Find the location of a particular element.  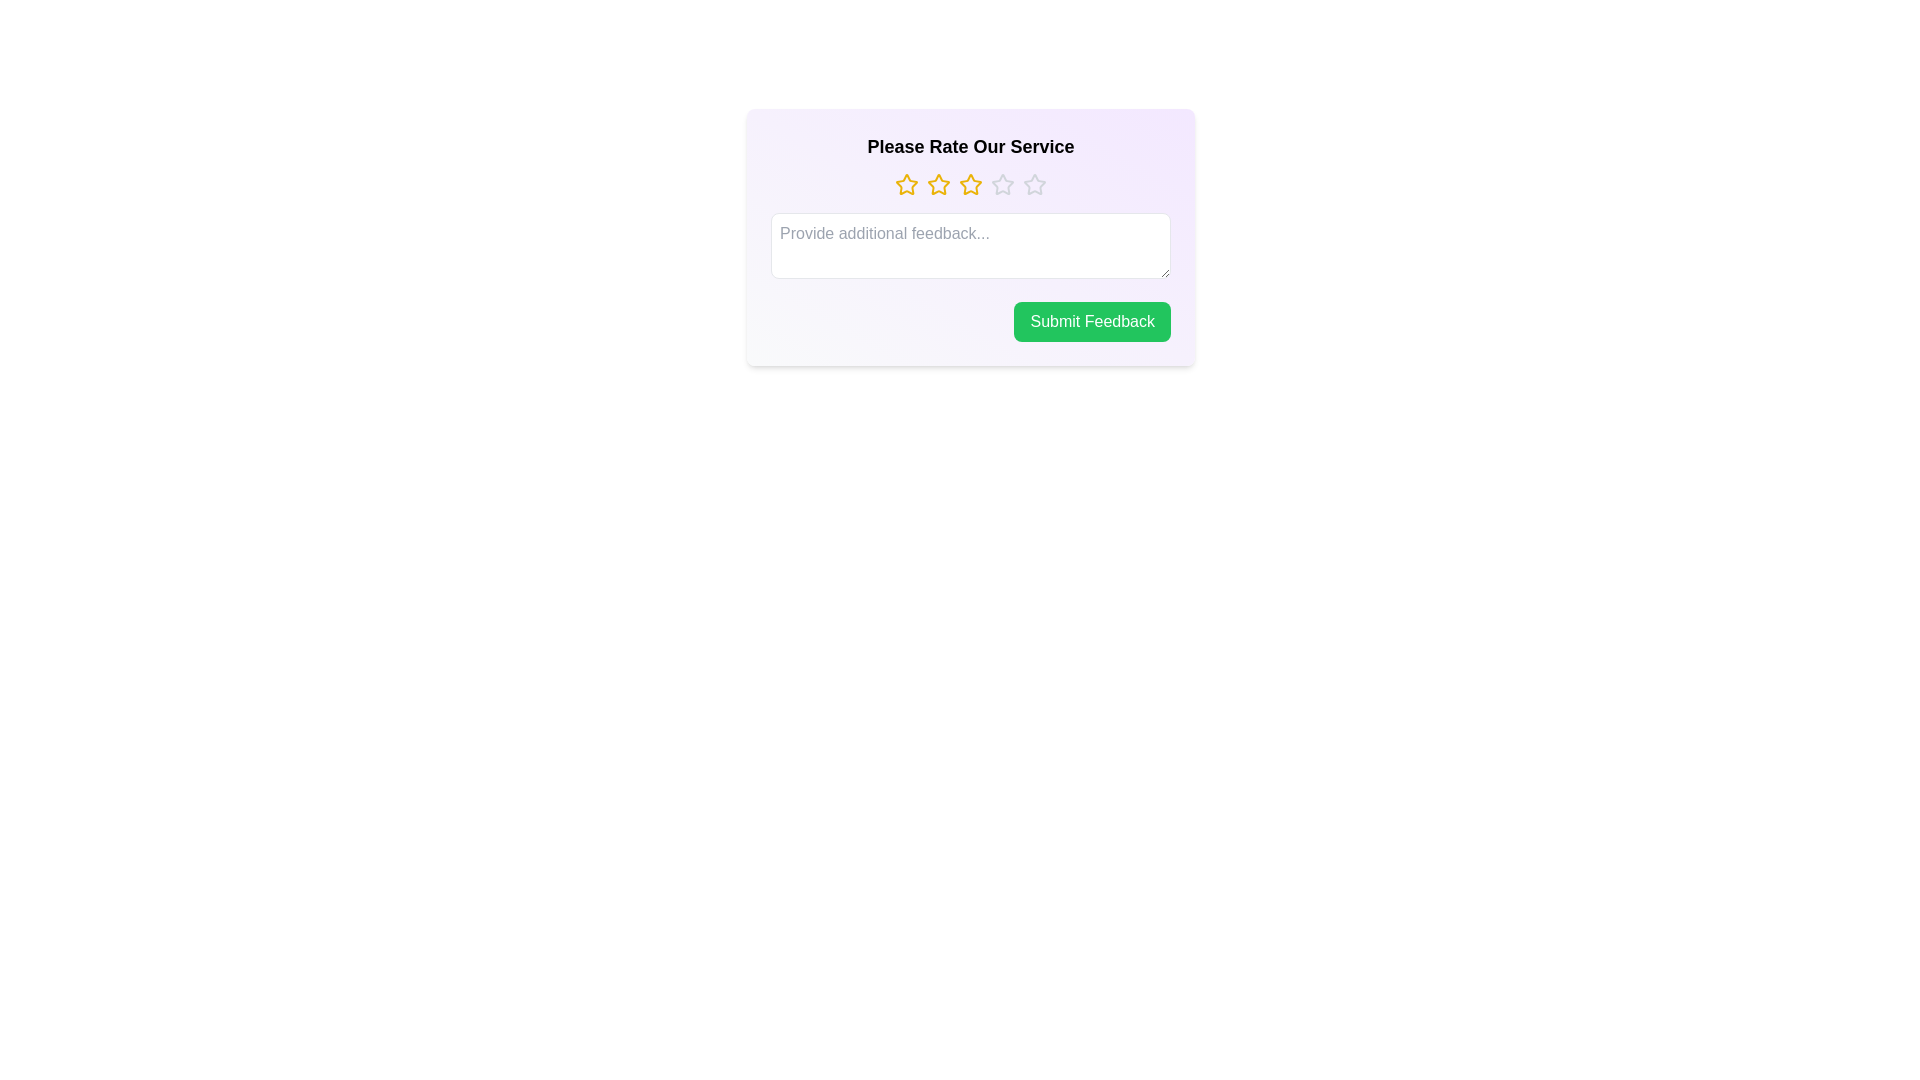

the star corresponding to the 4 value to set the rating is located at coordinates (1003, 185).